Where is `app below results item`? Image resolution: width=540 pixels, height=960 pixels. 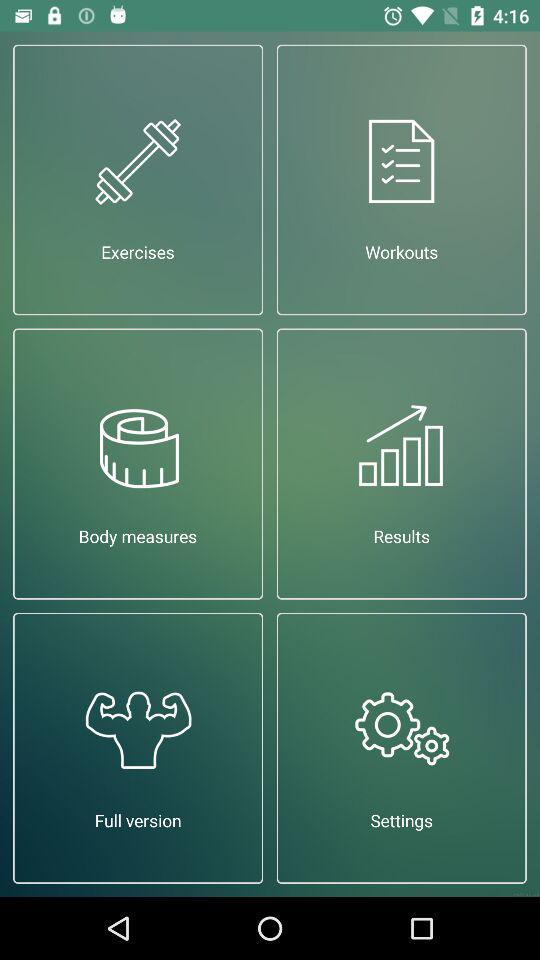 app below results item is located at coordinates (401, 747).